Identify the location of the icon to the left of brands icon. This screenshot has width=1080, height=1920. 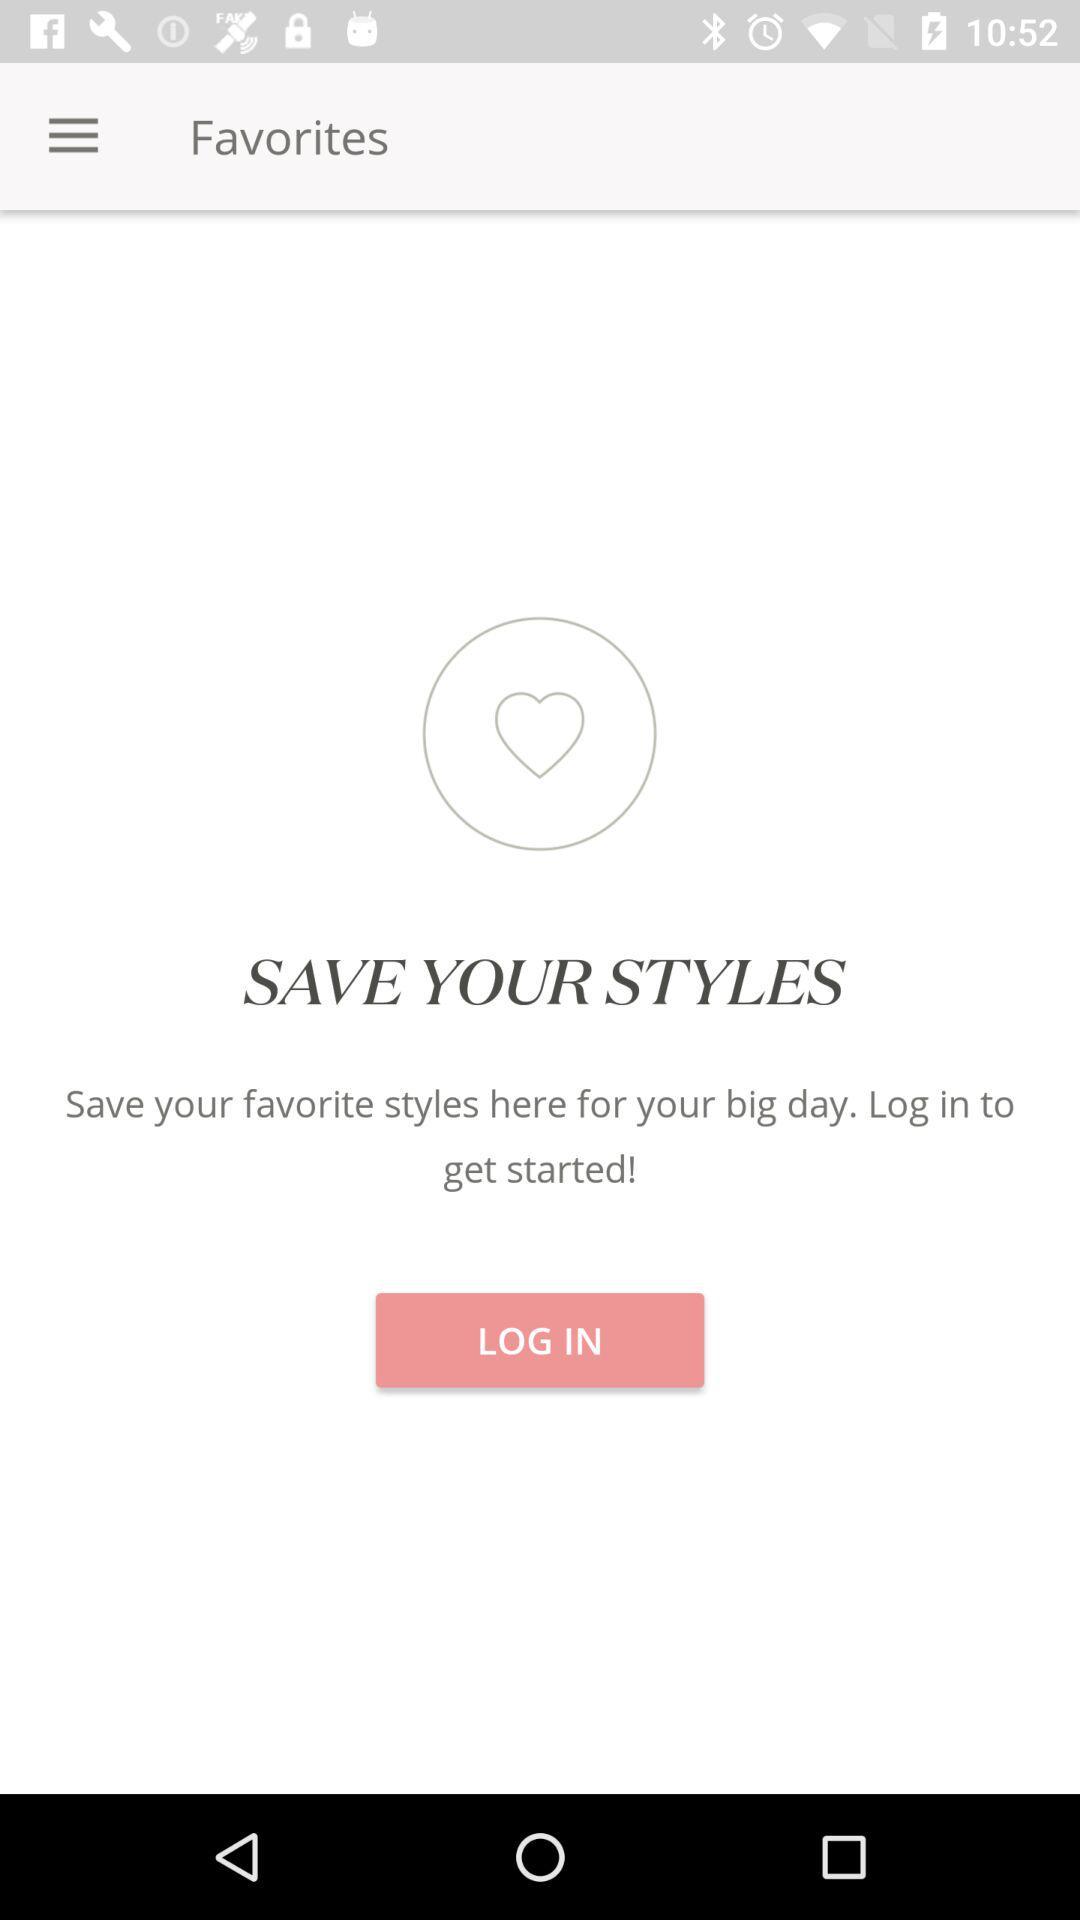
(540, 279).